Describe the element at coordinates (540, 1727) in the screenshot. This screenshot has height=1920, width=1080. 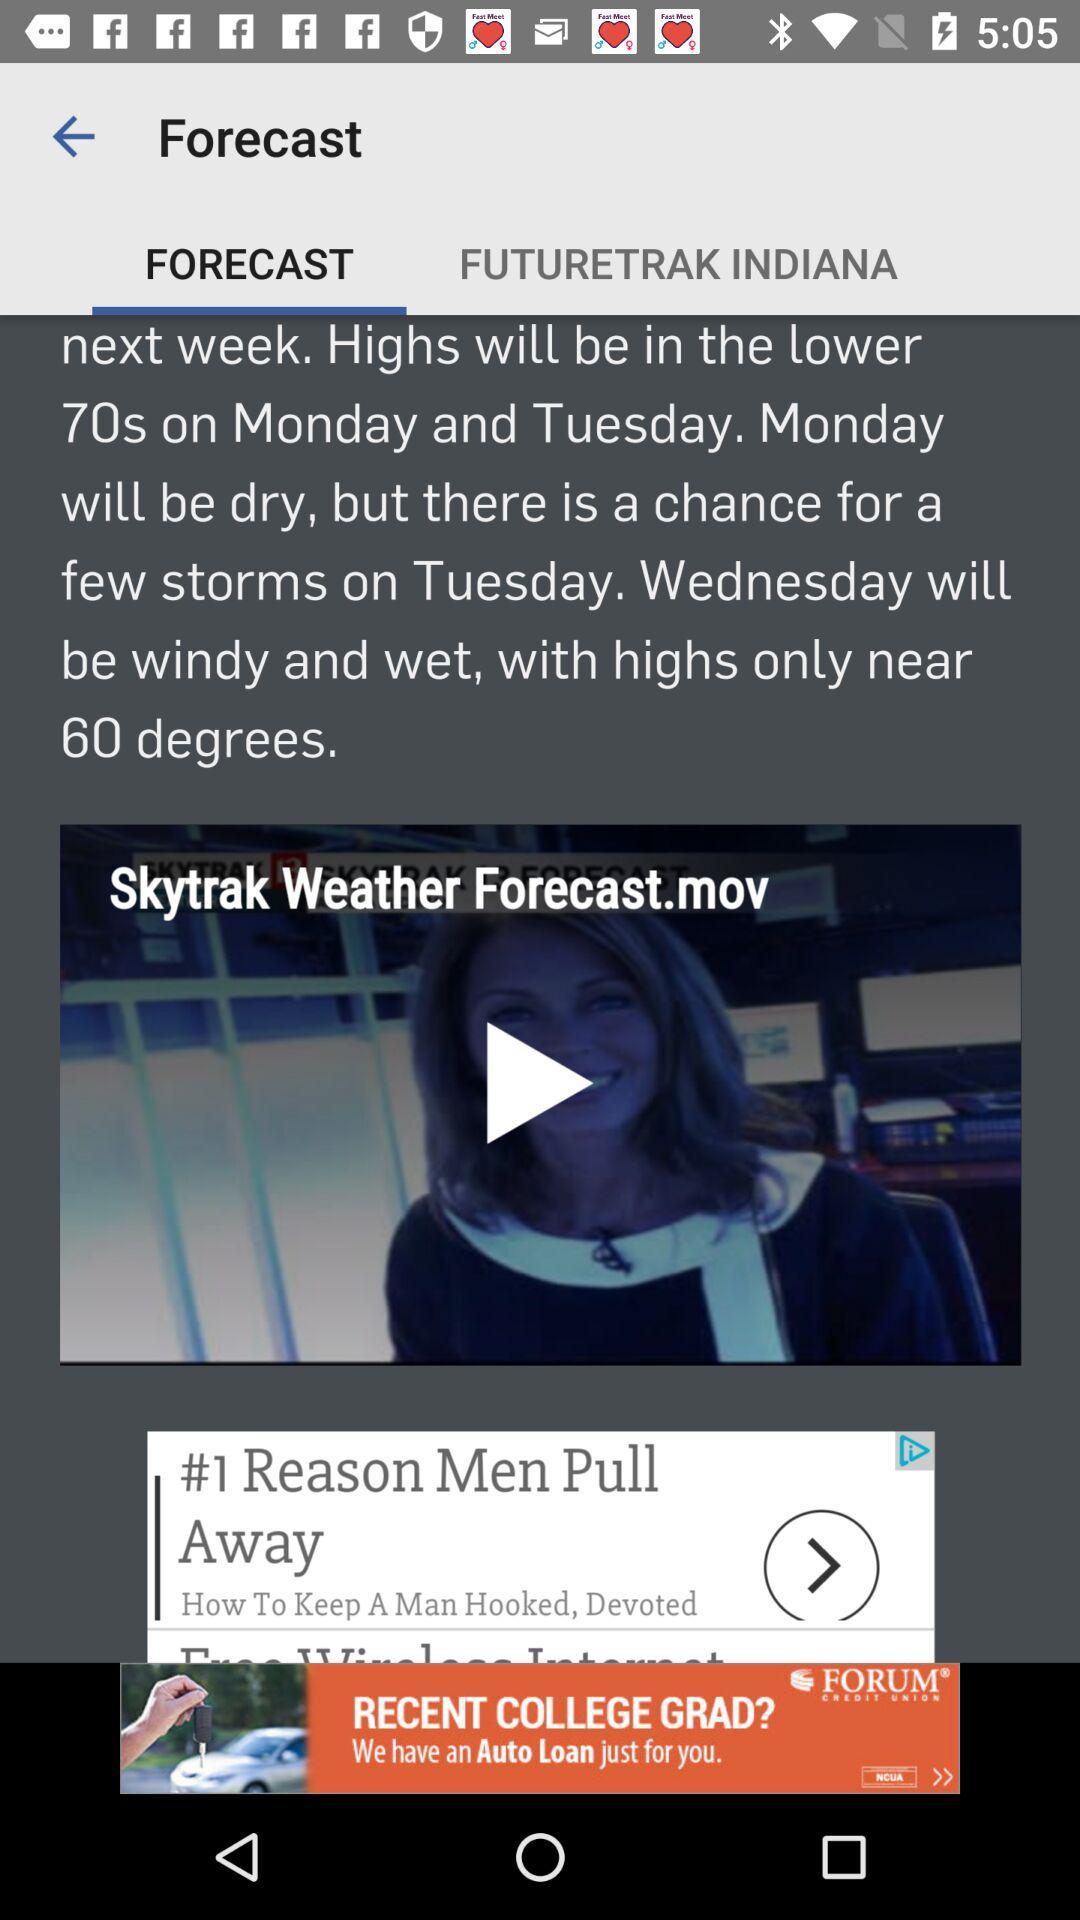
I see `advertisement` at that location.